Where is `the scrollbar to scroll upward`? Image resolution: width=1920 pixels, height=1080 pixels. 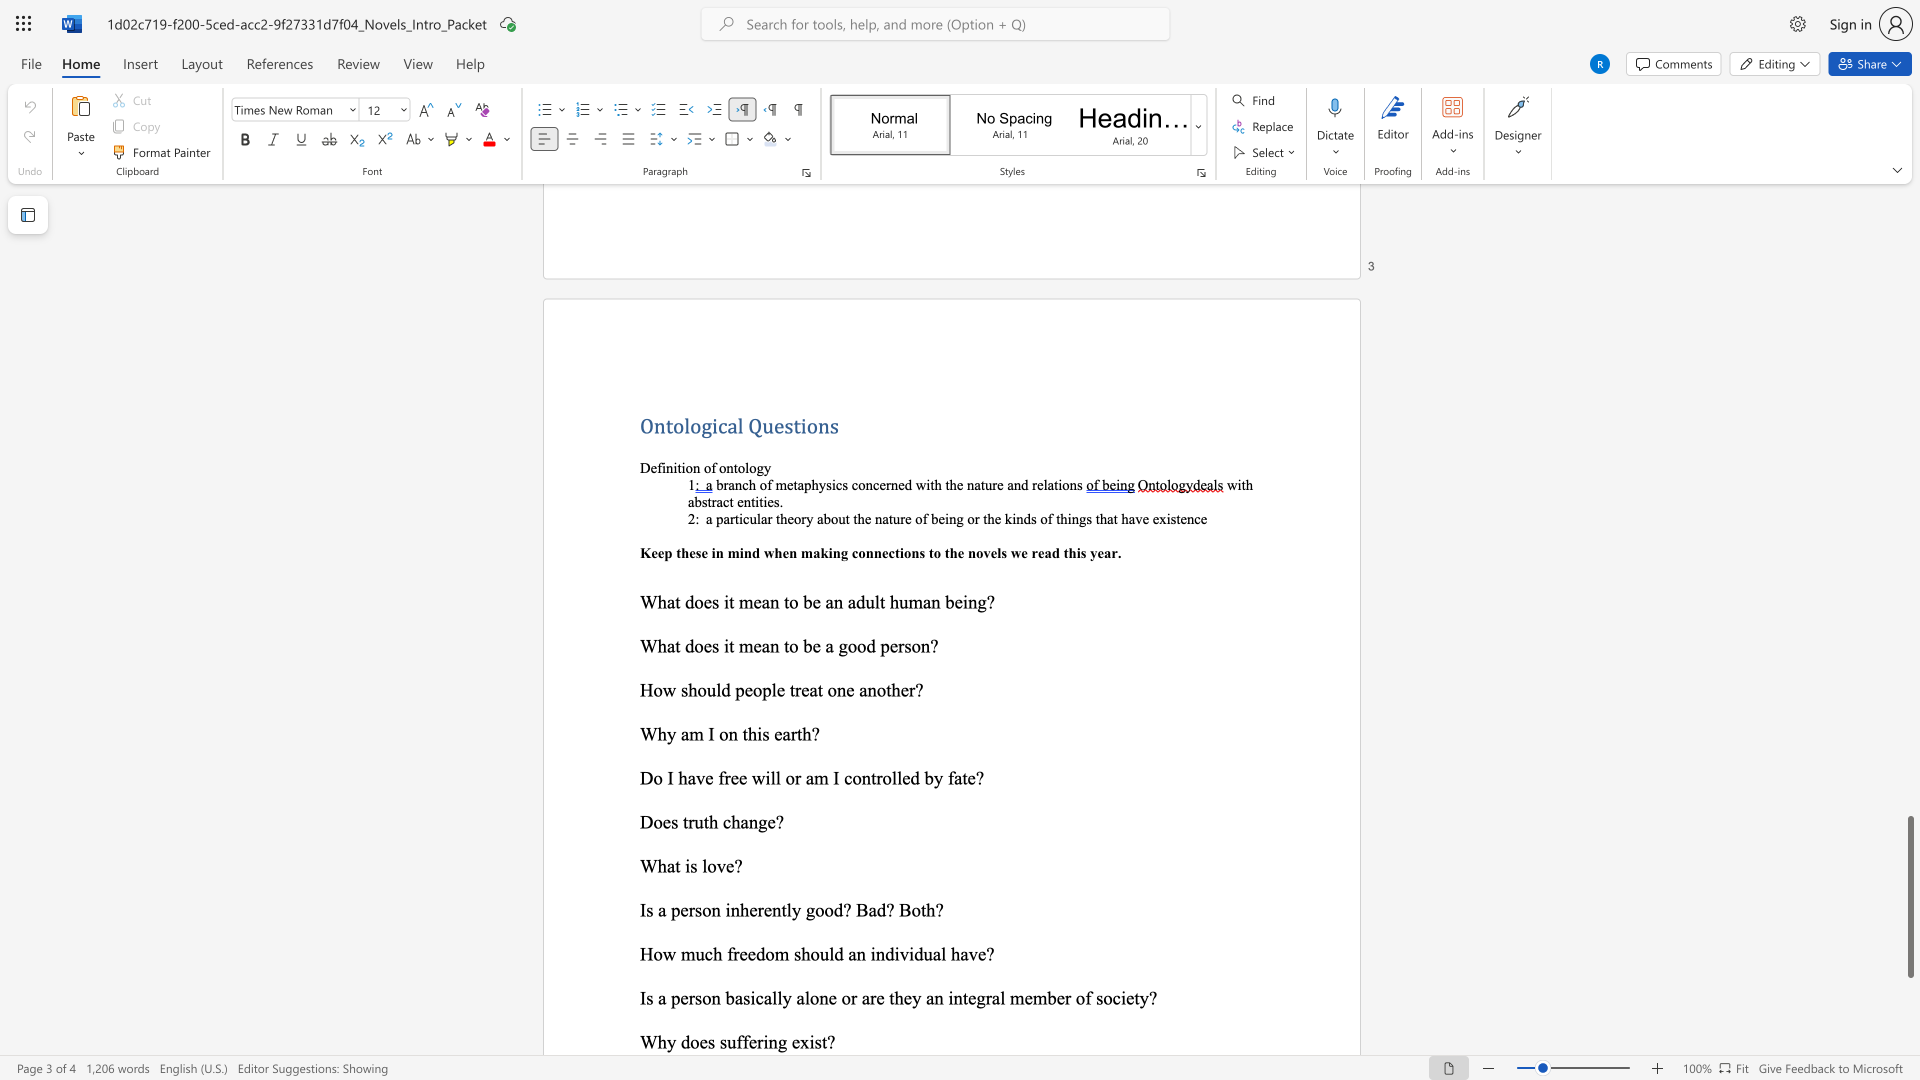
the scrollbar to scroll upward is located at coordinates (1909, 689).